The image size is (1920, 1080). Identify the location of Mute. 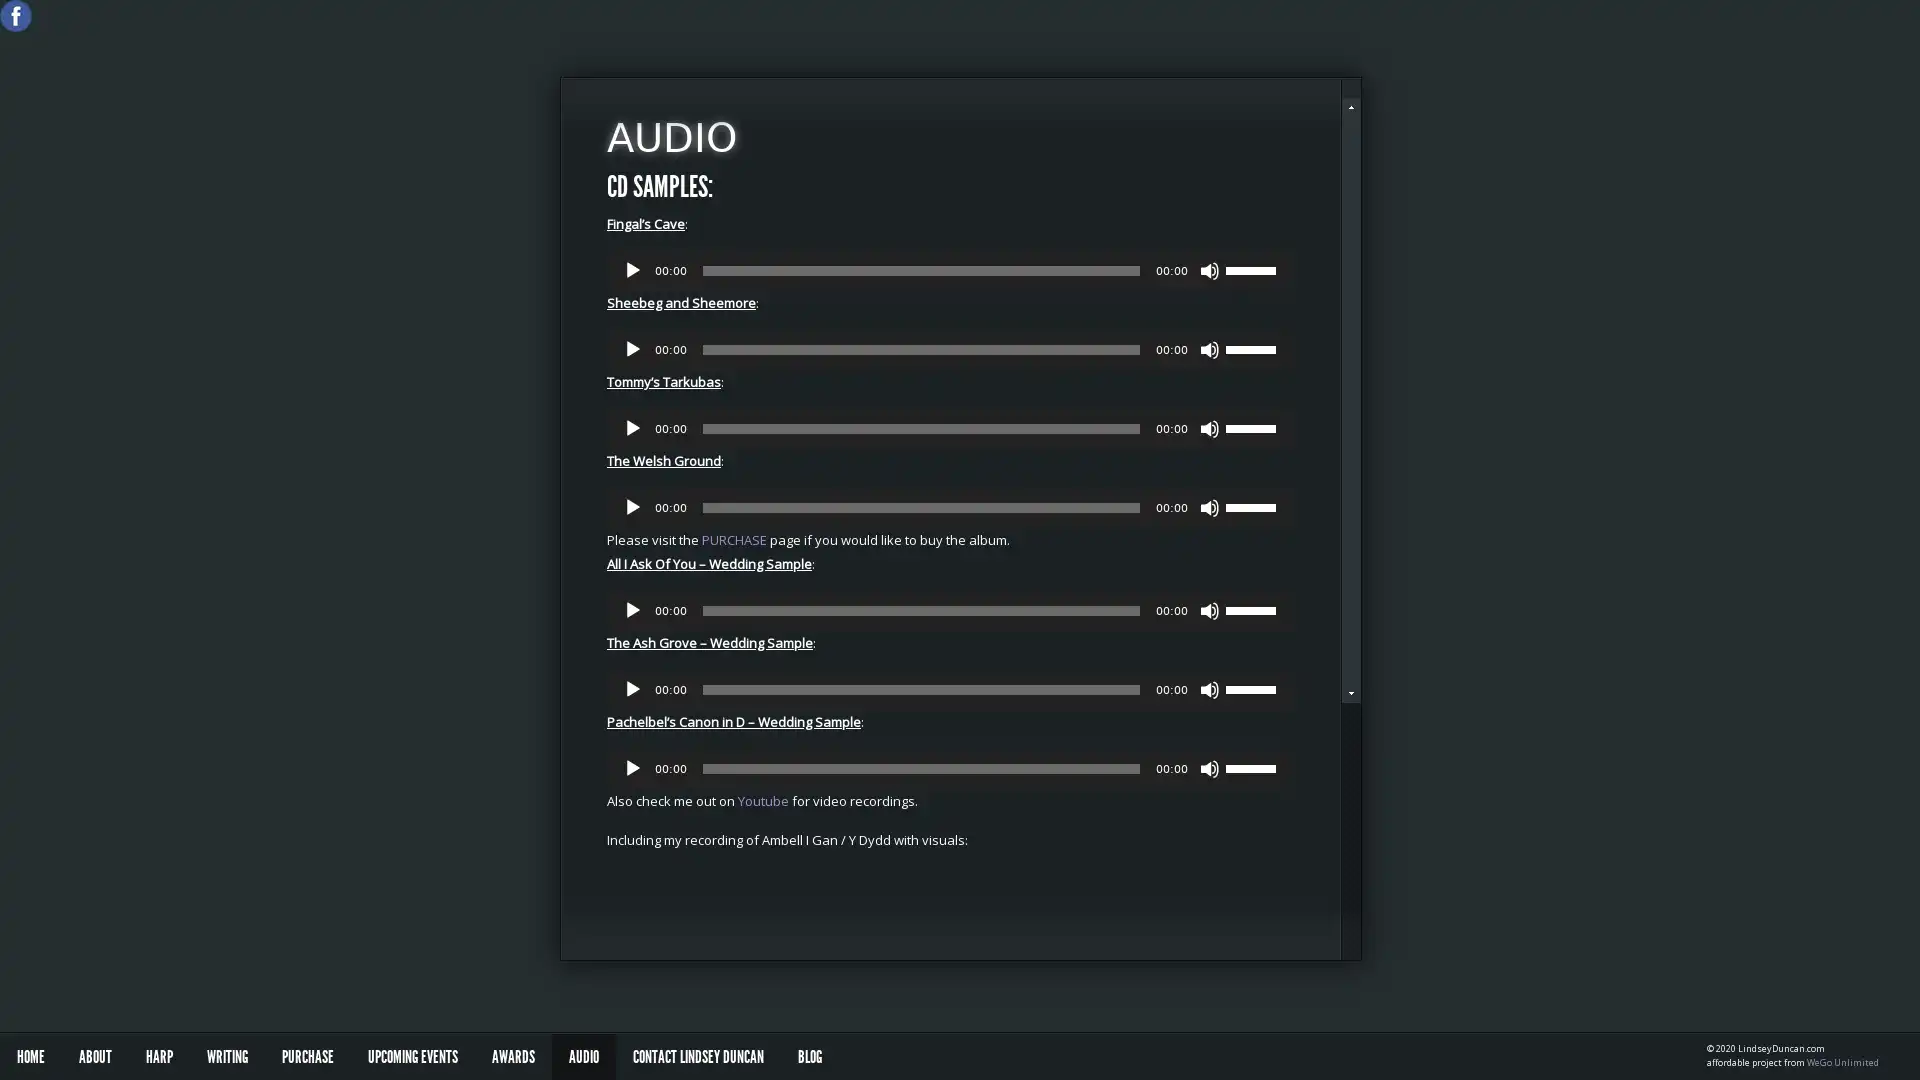
(1208, 767).